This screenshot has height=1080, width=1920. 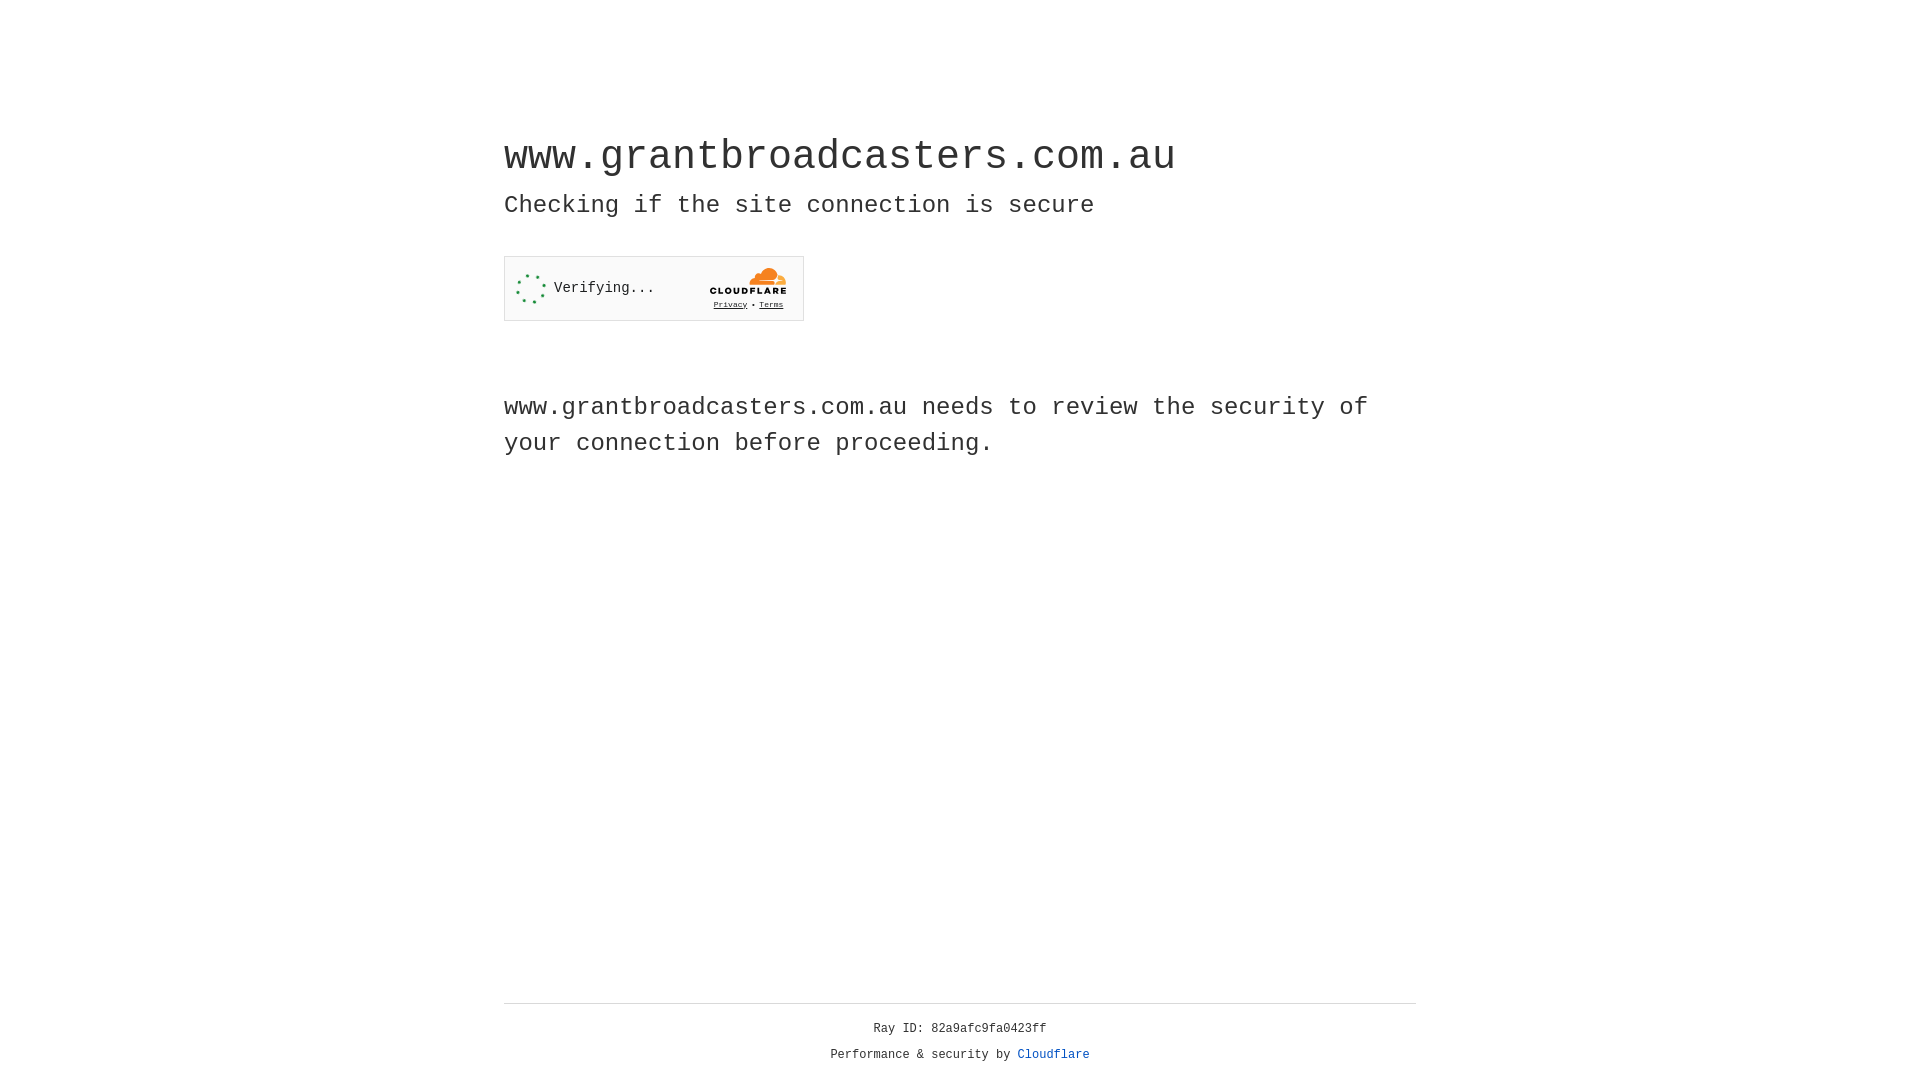 I want to click on 'Widget containing a Cloudflare security challenge', so click(x=653, y=288).